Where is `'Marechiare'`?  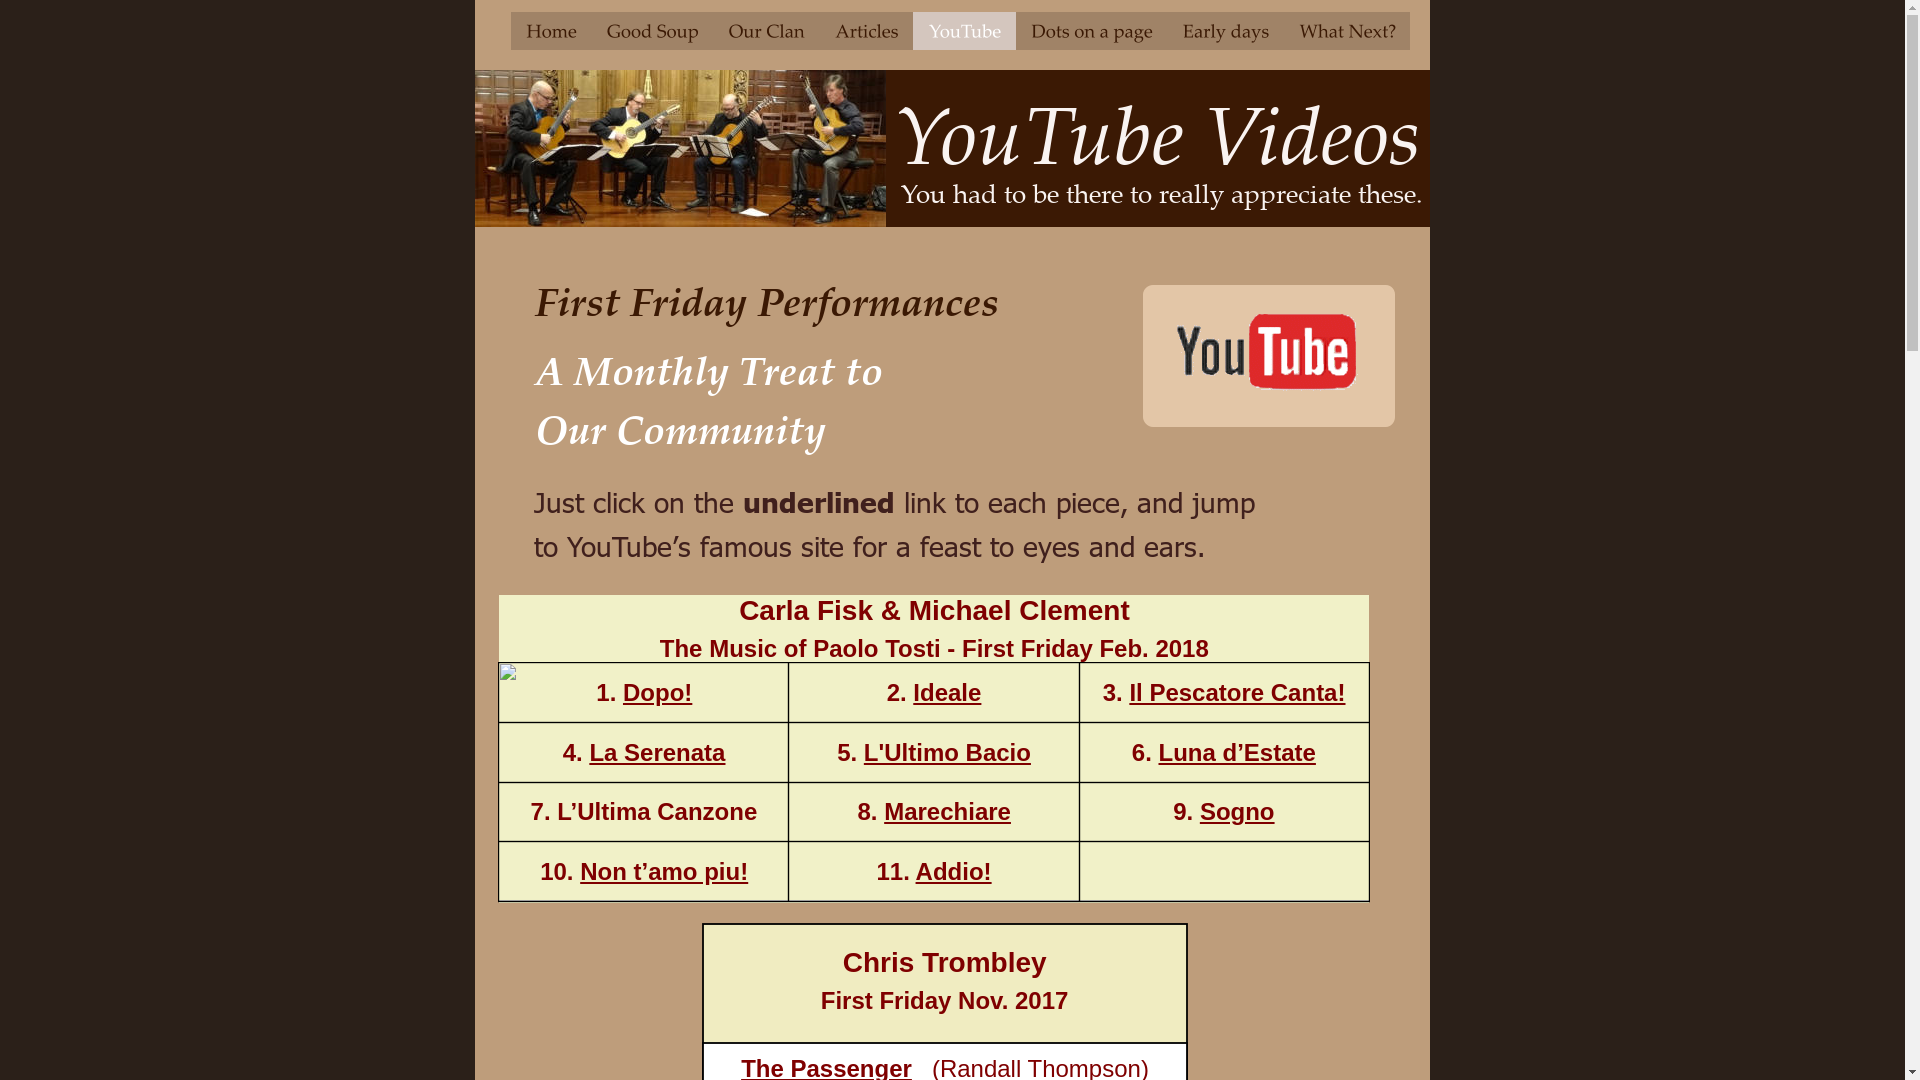 'Marechiare' is located at coordinates (946, 811).